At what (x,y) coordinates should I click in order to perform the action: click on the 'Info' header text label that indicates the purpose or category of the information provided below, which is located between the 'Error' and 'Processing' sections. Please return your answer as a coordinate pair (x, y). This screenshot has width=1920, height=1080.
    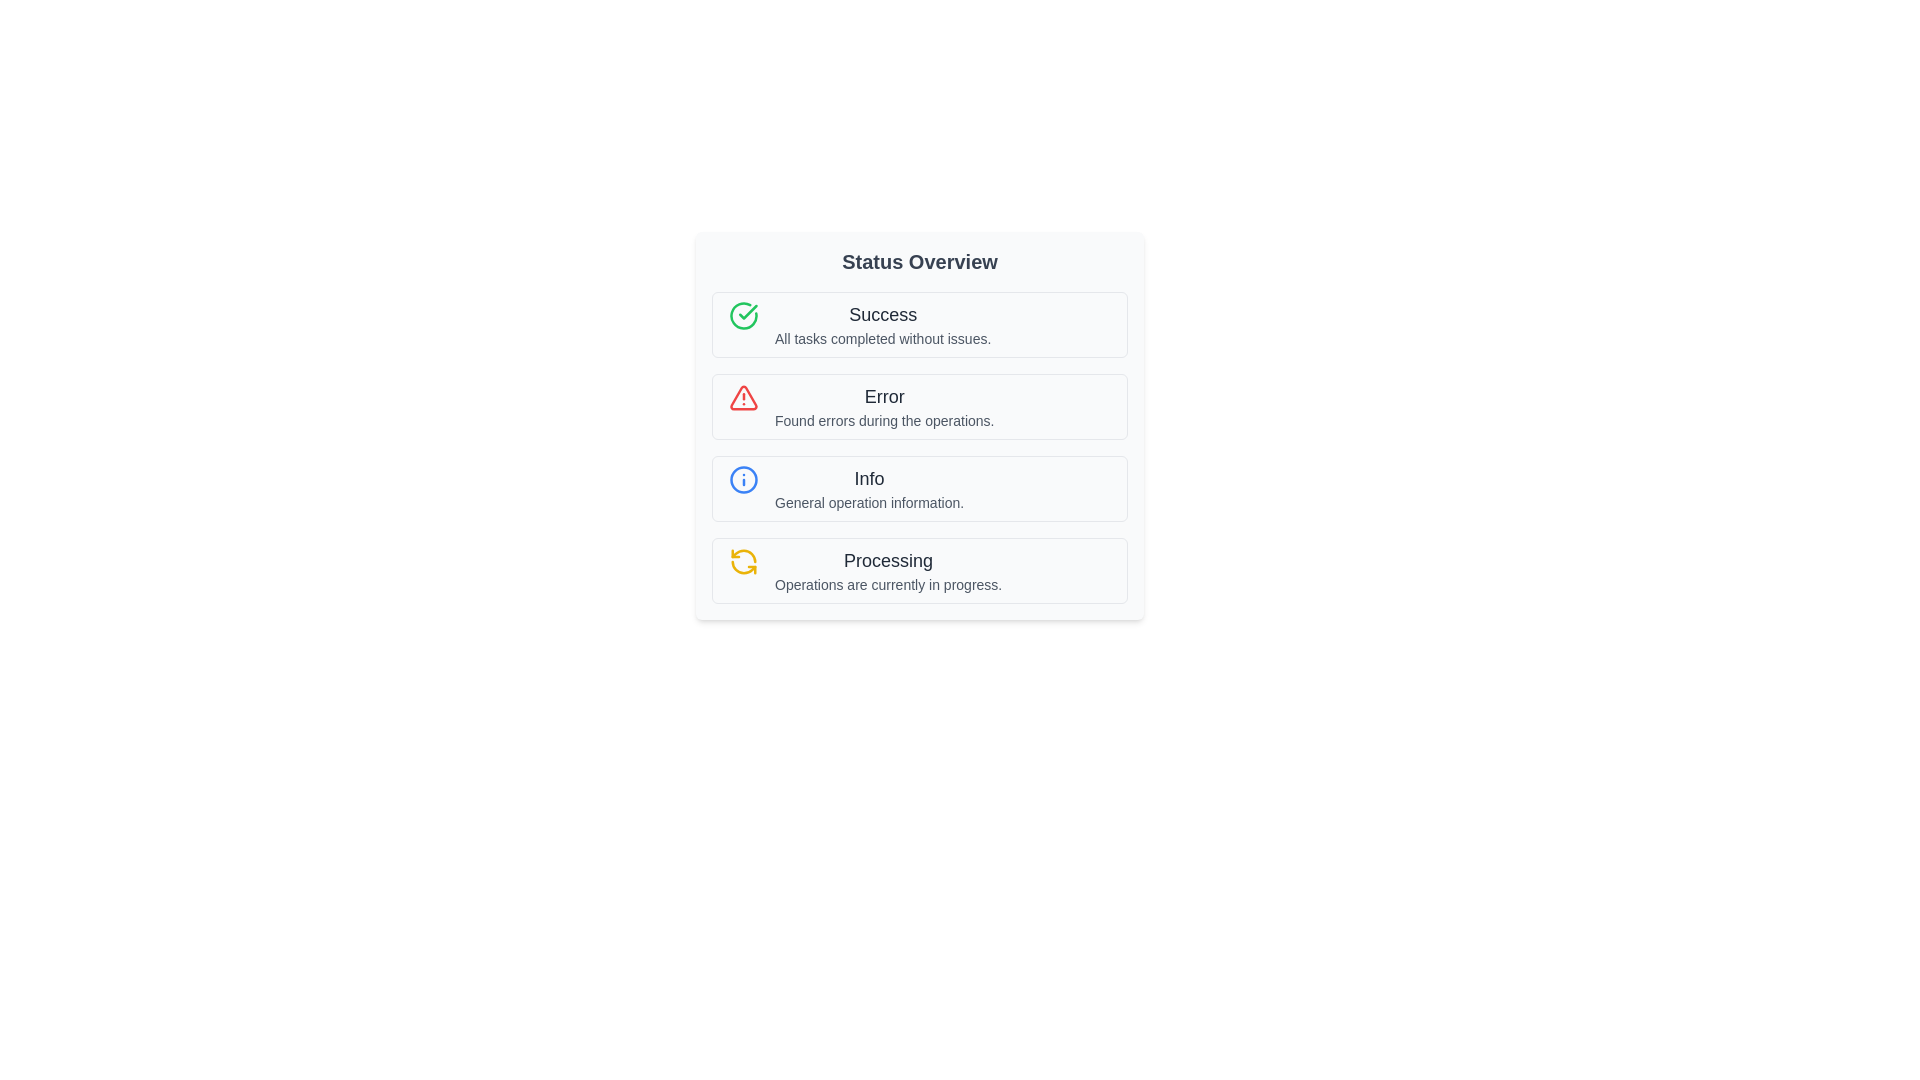
    Looking at the image, I should click on (869, 478).